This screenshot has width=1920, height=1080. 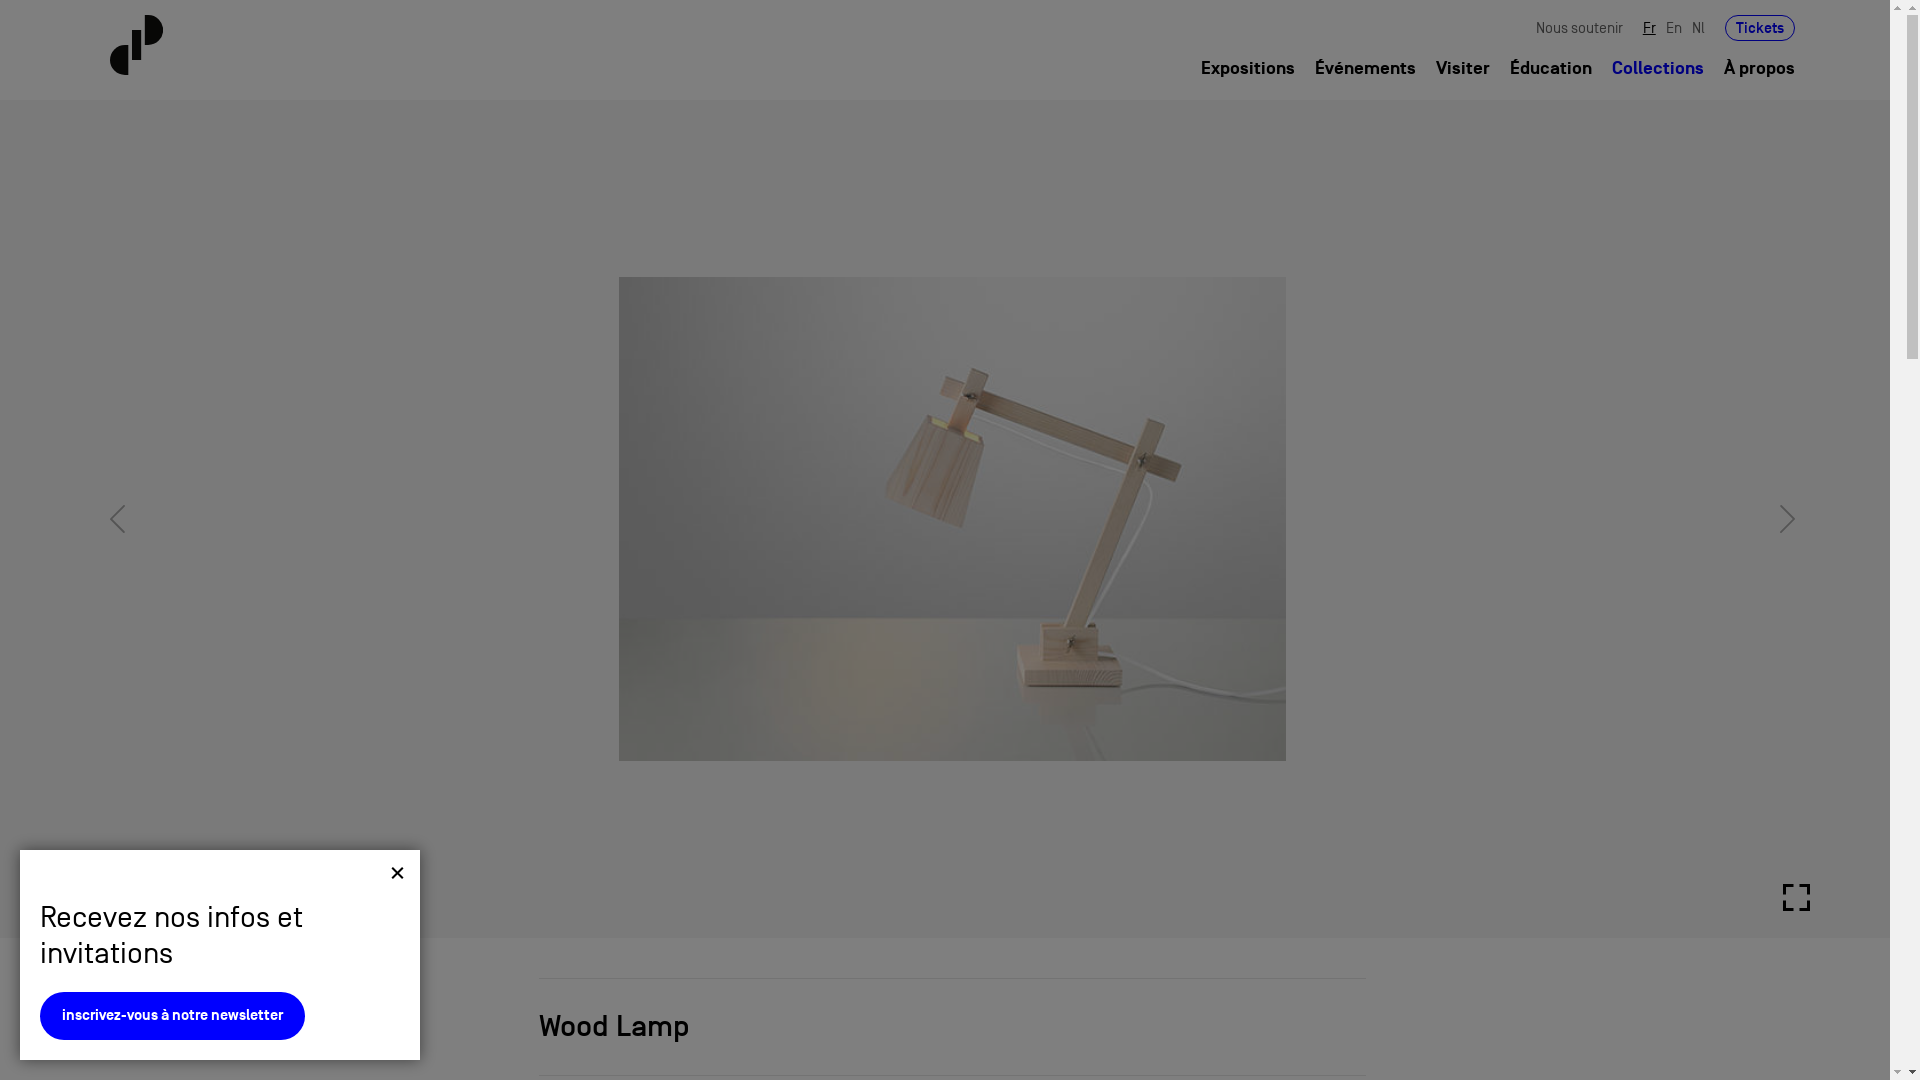 I want to click on 'Back to homepage', so click(x=248, y=45).